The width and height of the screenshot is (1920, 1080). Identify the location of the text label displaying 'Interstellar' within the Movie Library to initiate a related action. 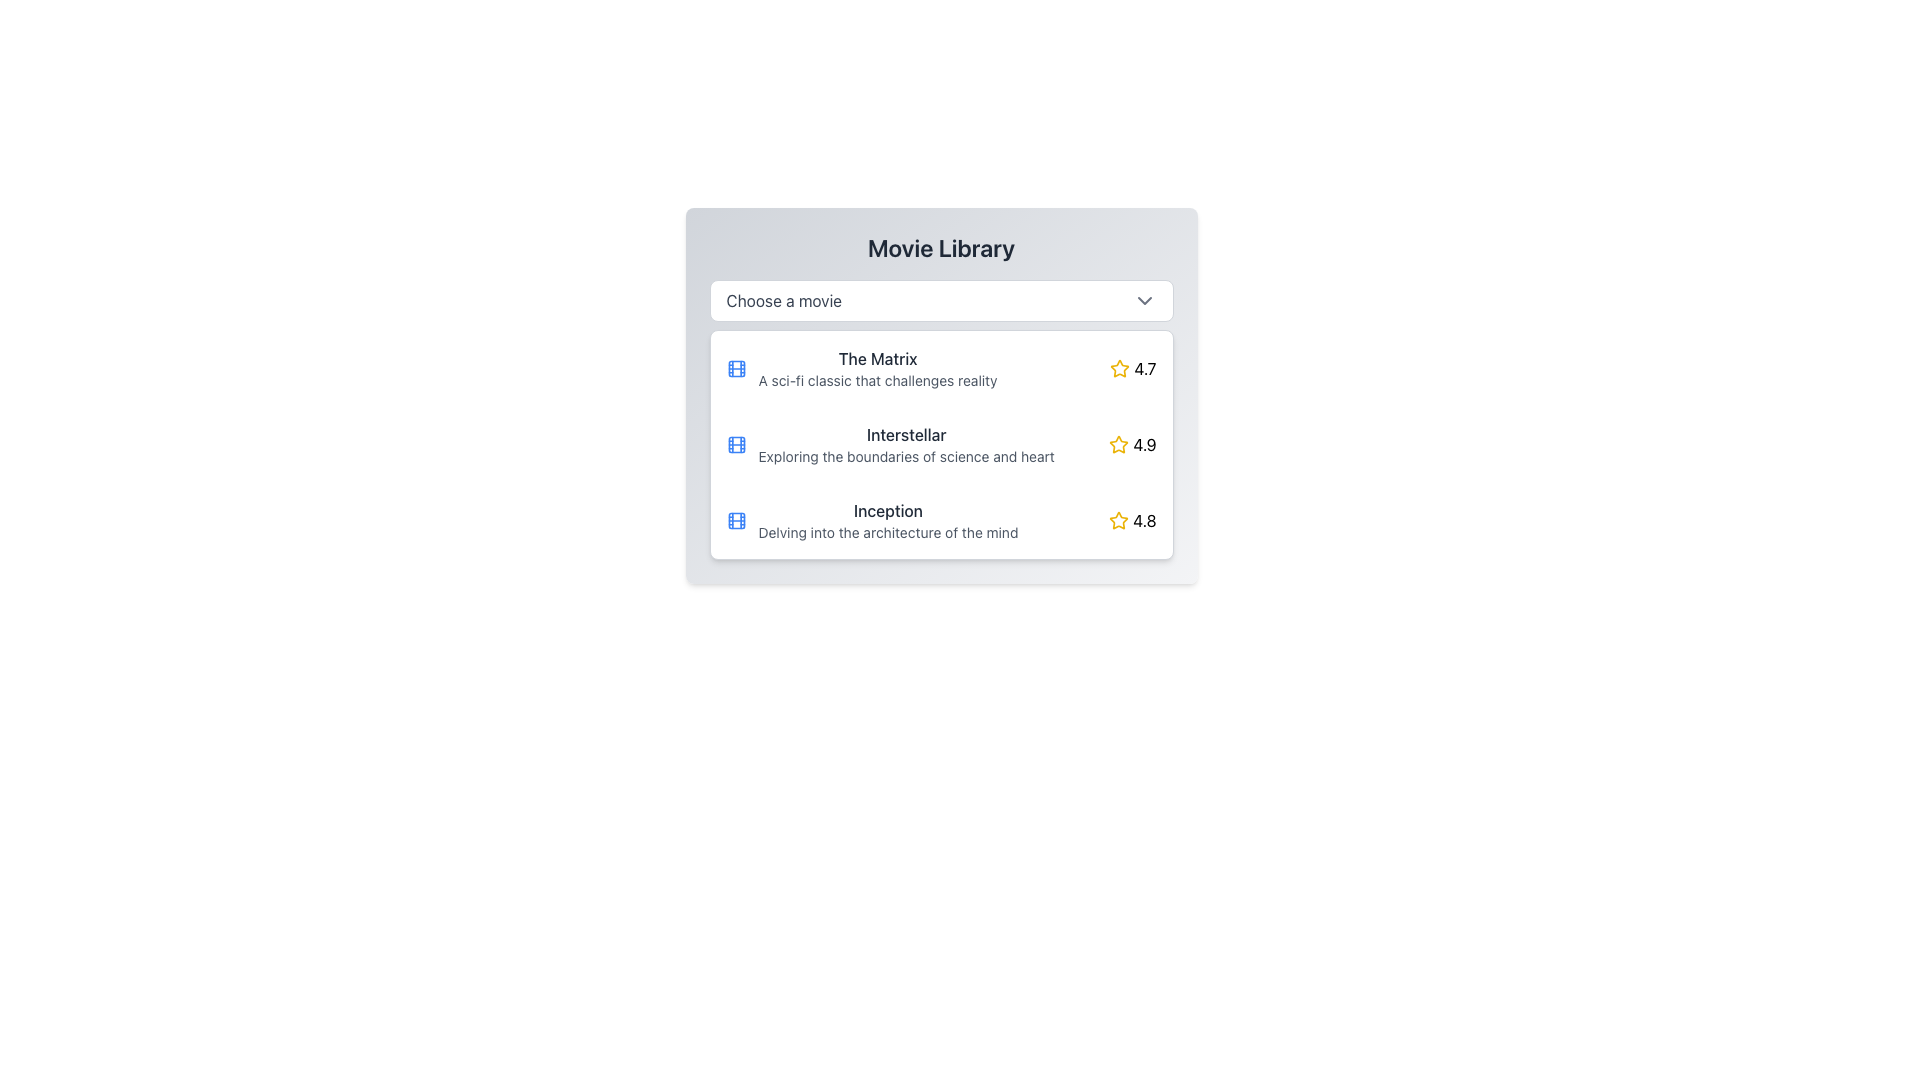
(905, 434).